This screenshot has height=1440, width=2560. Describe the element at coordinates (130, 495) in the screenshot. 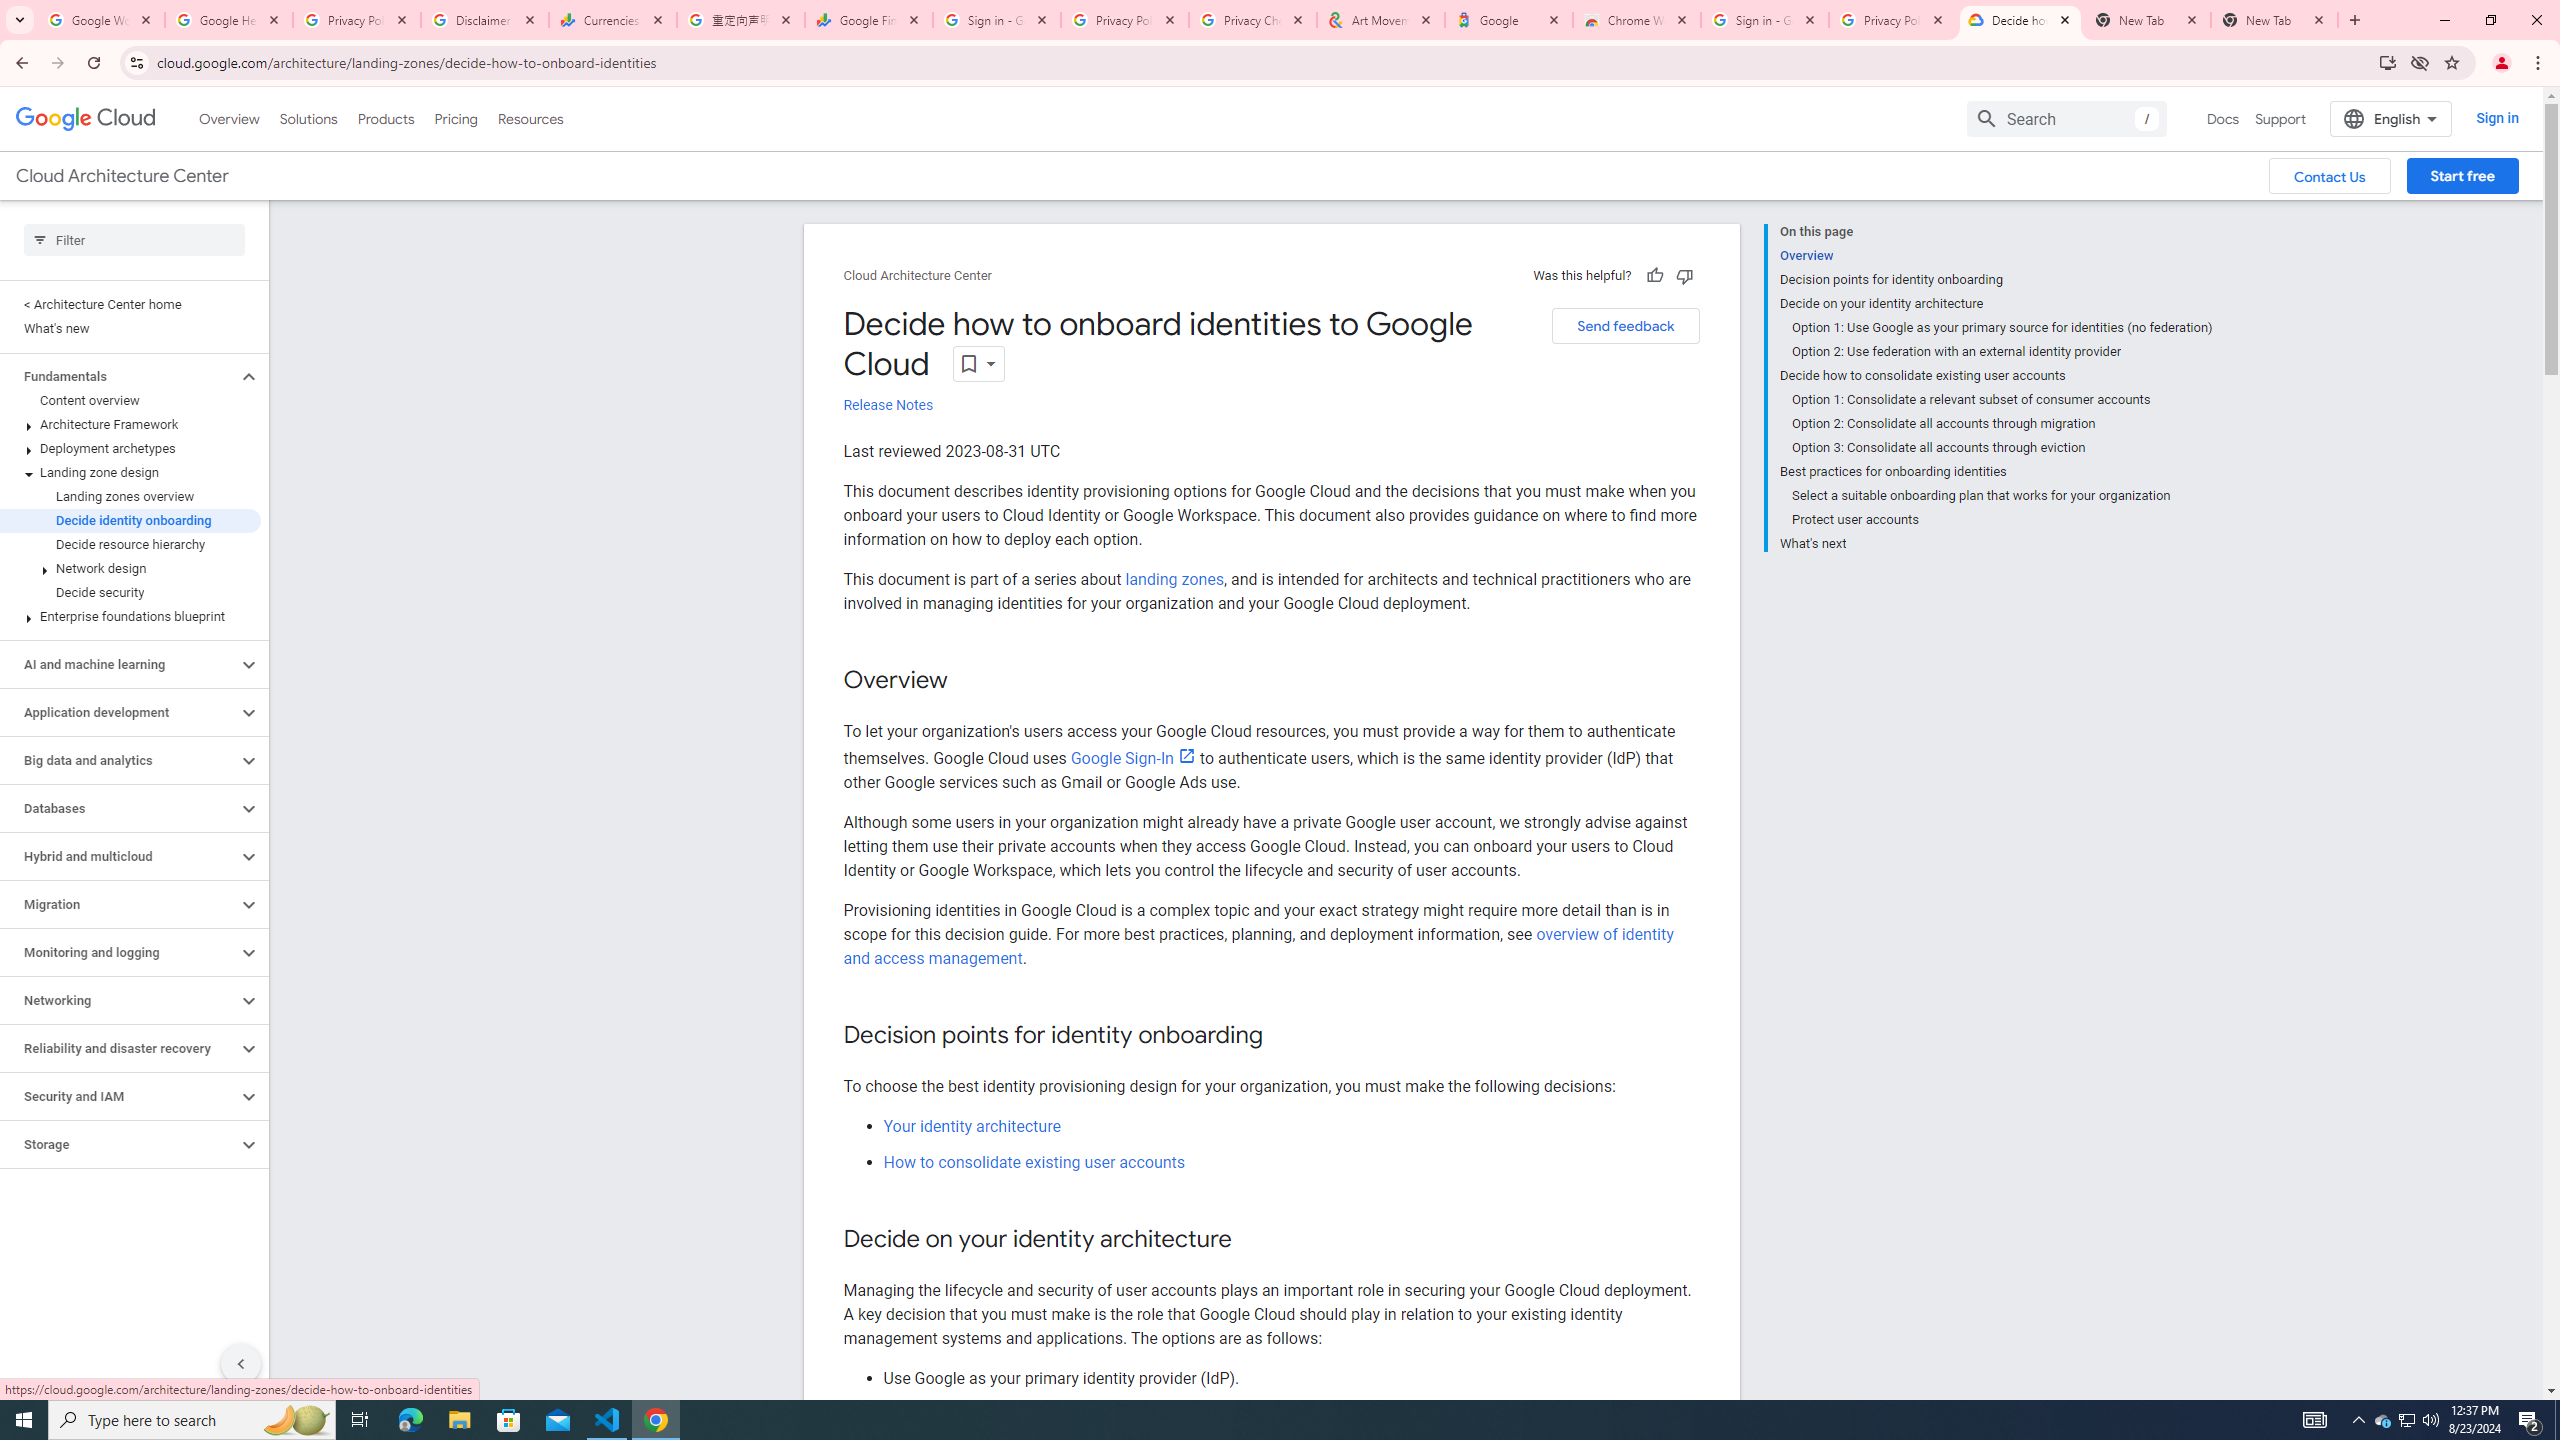

I see `'Landing zones overview'` at that location.